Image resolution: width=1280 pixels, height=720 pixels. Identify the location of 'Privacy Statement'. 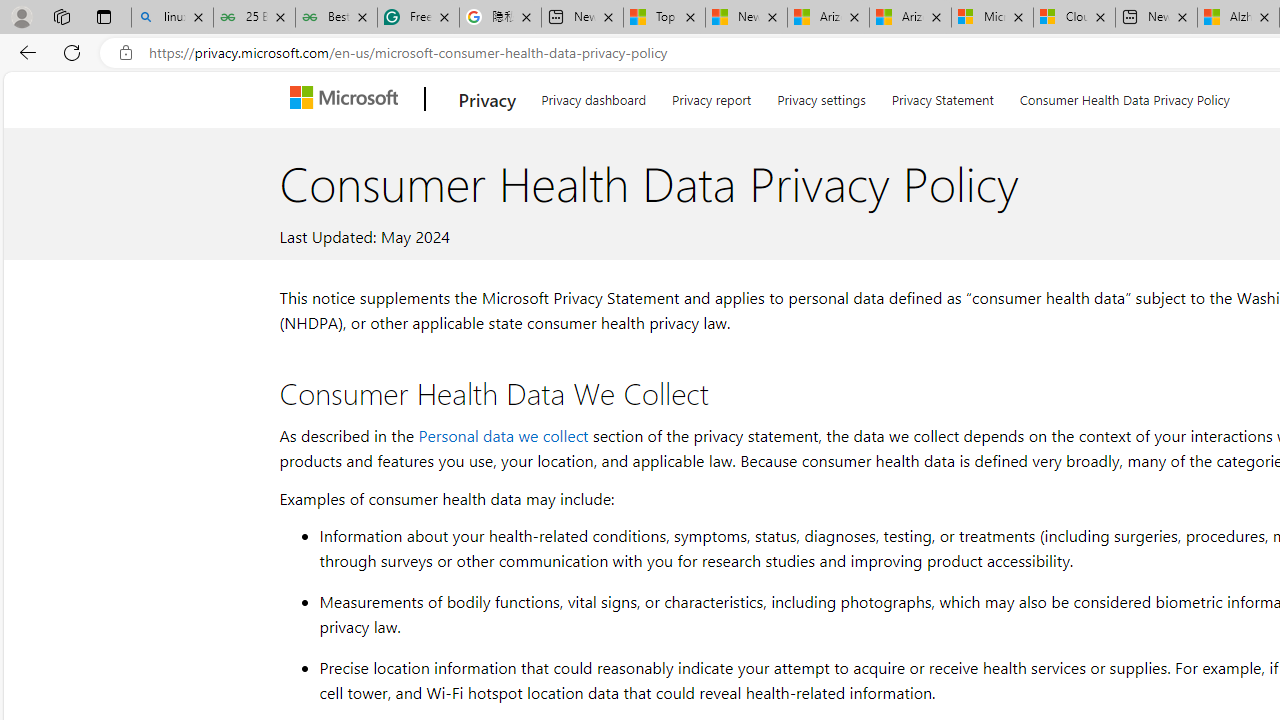
(941, 96).